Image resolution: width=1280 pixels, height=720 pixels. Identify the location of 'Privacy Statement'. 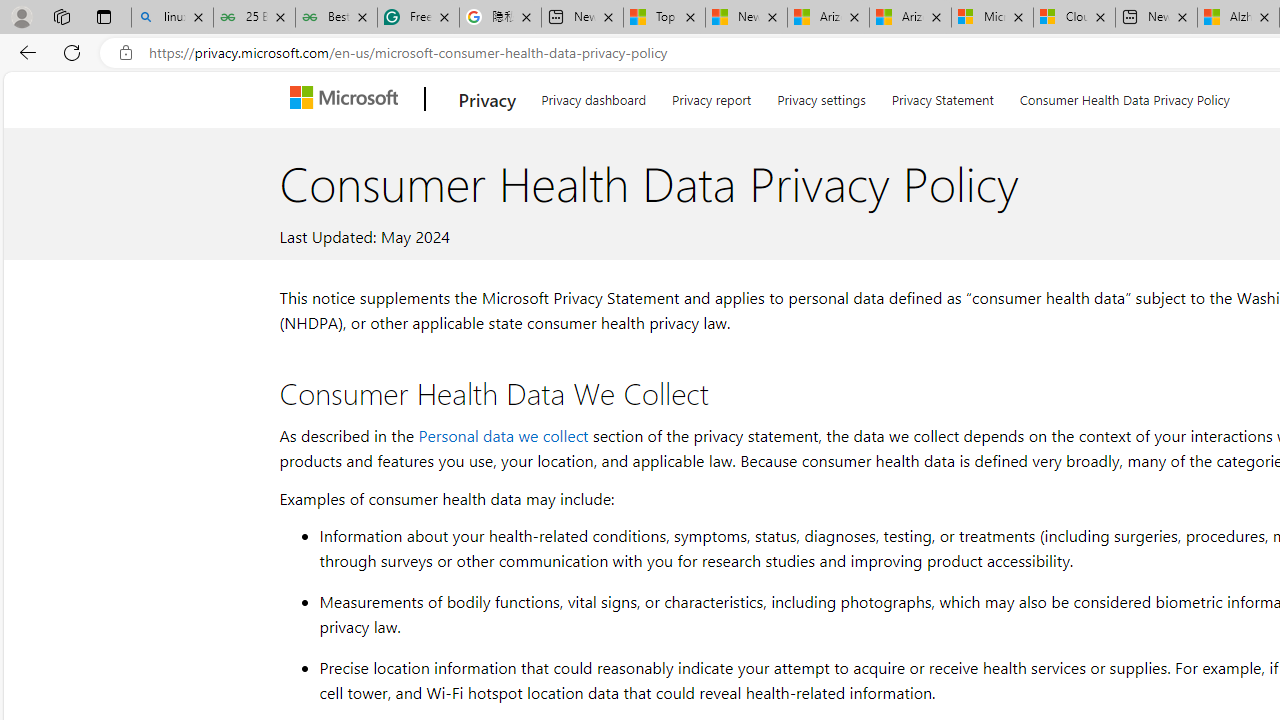
(941, 96).